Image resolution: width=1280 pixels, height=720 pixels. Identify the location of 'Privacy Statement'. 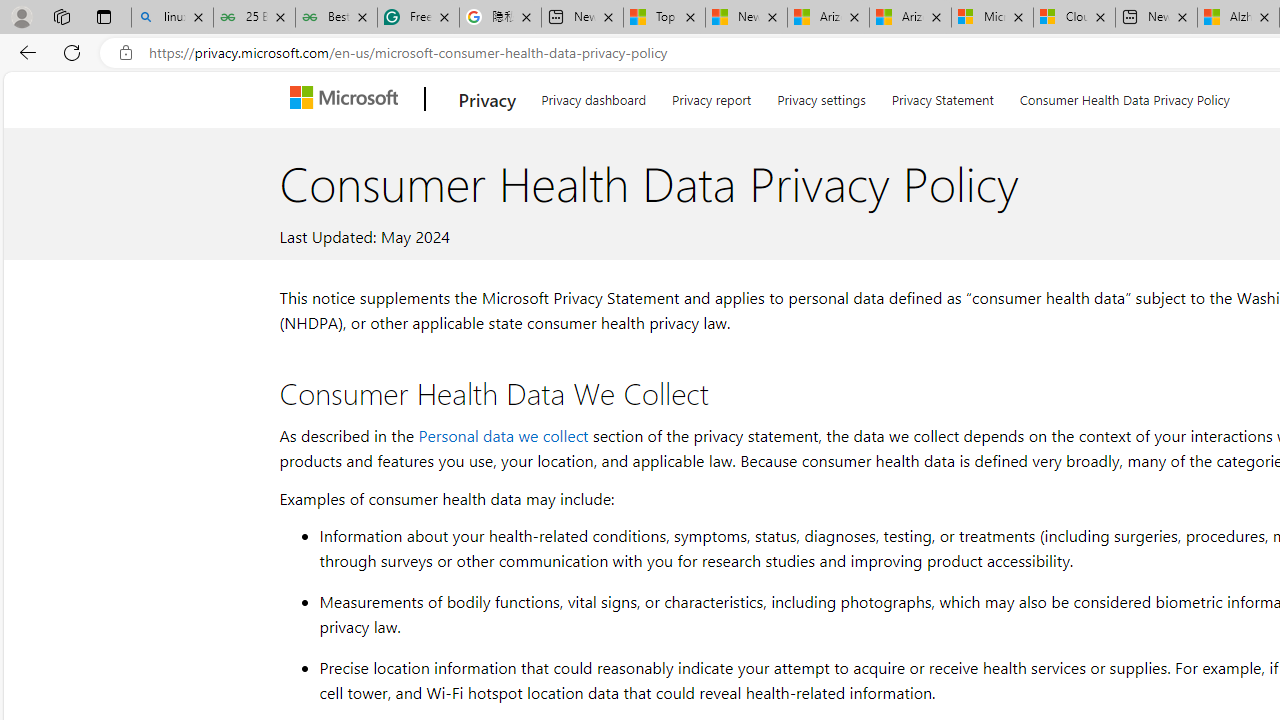
(941, 96).